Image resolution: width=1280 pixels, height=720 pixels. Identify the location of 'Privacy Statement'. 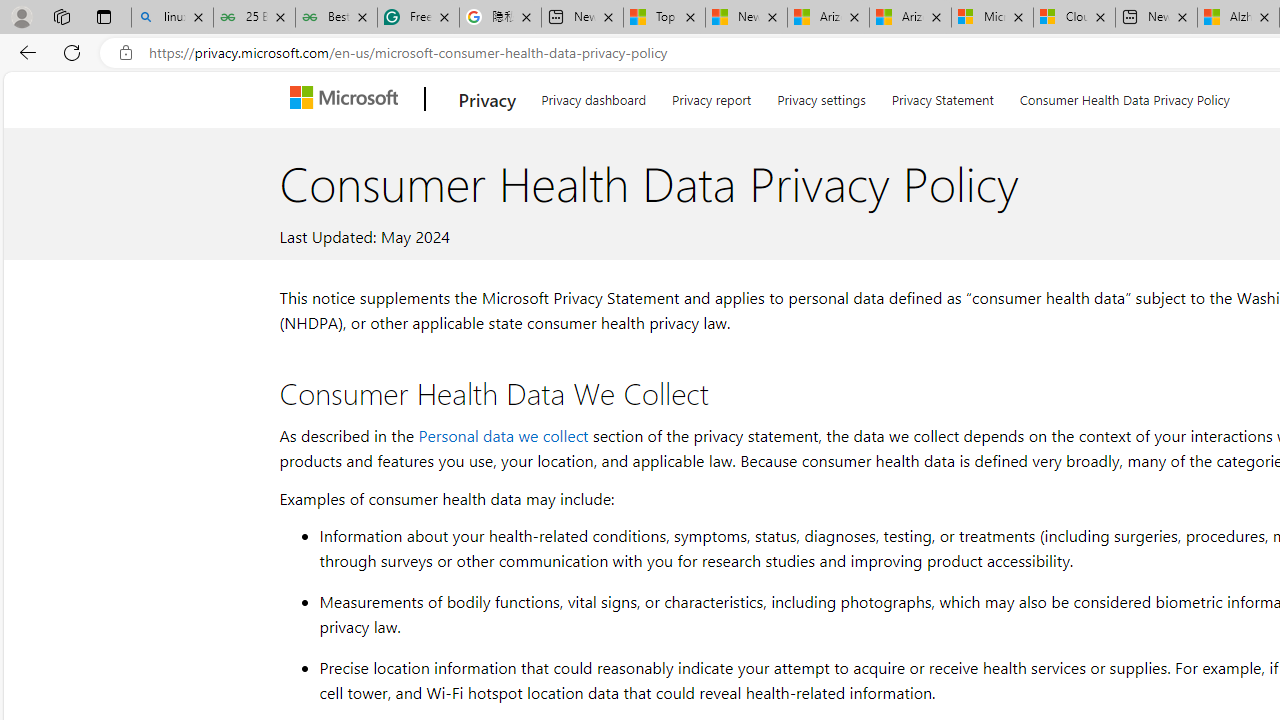
(941, 96).